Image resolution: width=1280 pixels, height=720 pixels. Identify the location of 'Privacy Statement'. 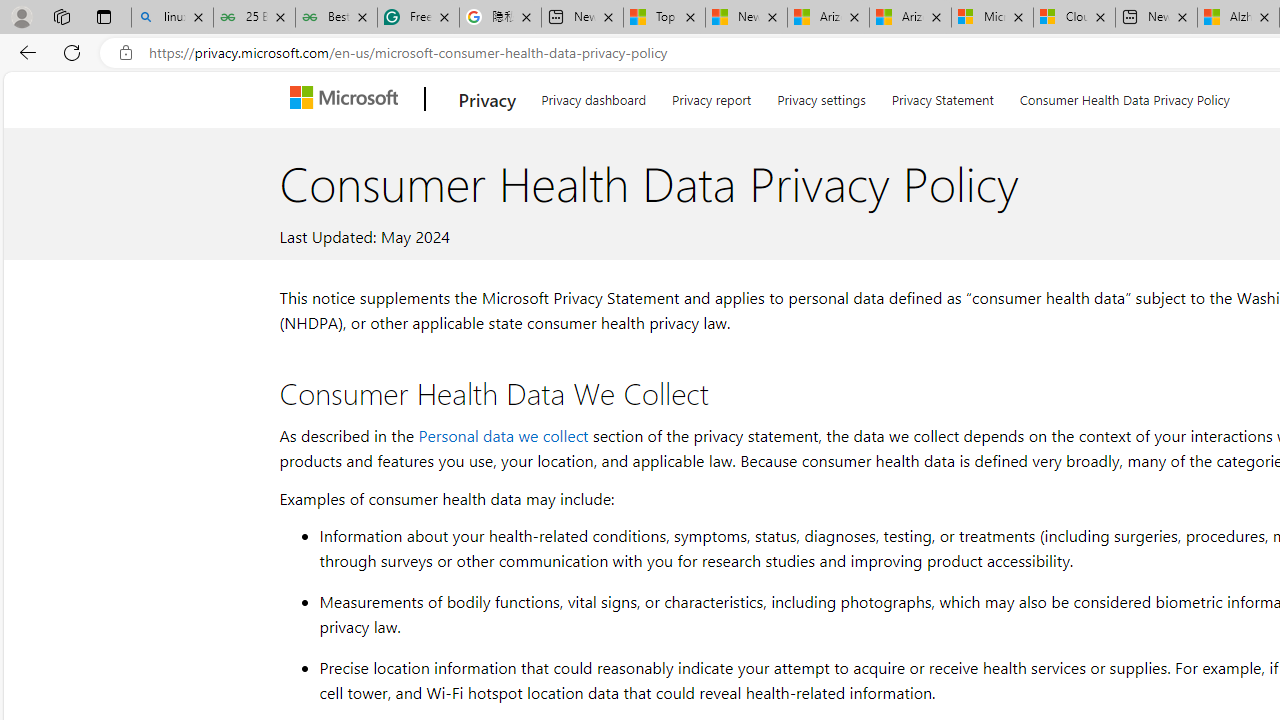
(941, 96).